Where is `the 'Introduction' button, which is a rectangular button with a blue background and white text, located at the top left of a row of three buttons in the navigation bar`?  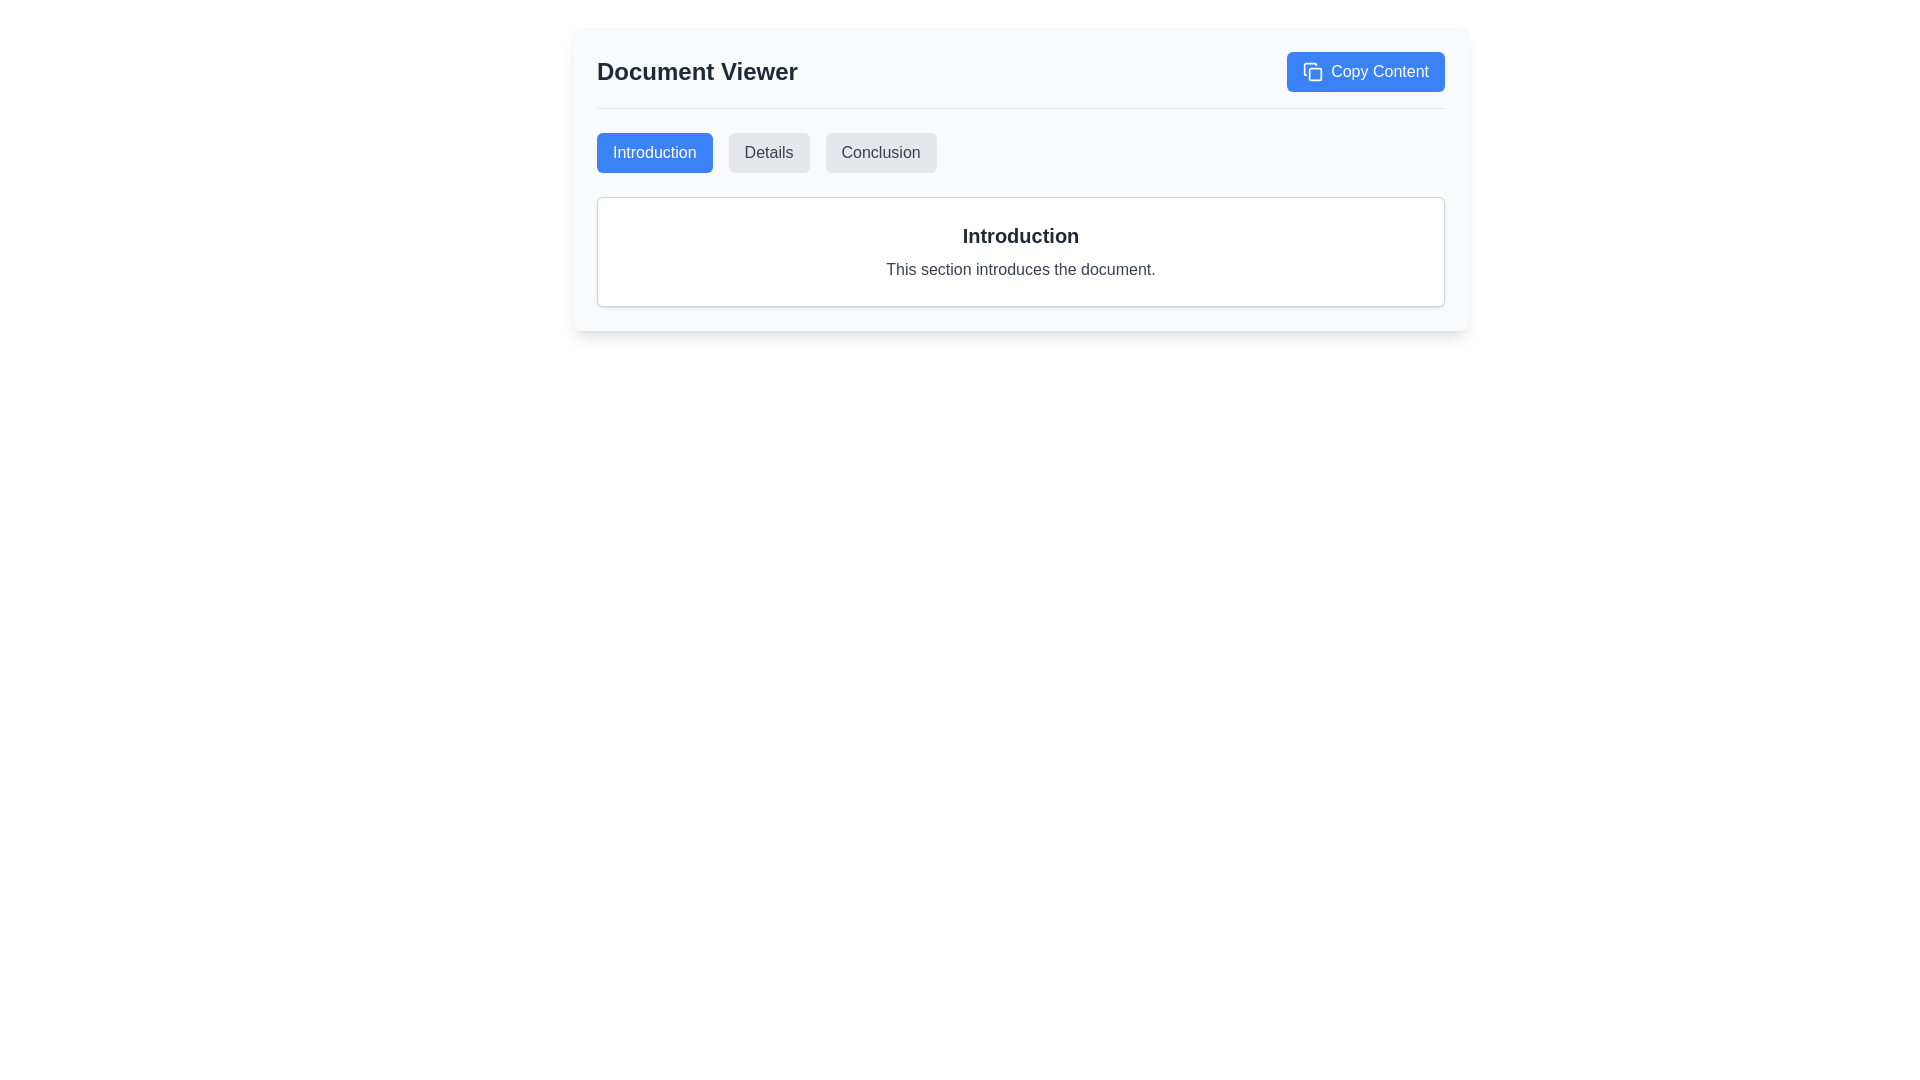
the 'Introduction' button, which is a rectangular button with a blue background and white text, located at the top left of a row of three buttons in the navigation bar is located at coordinates (654, 152).